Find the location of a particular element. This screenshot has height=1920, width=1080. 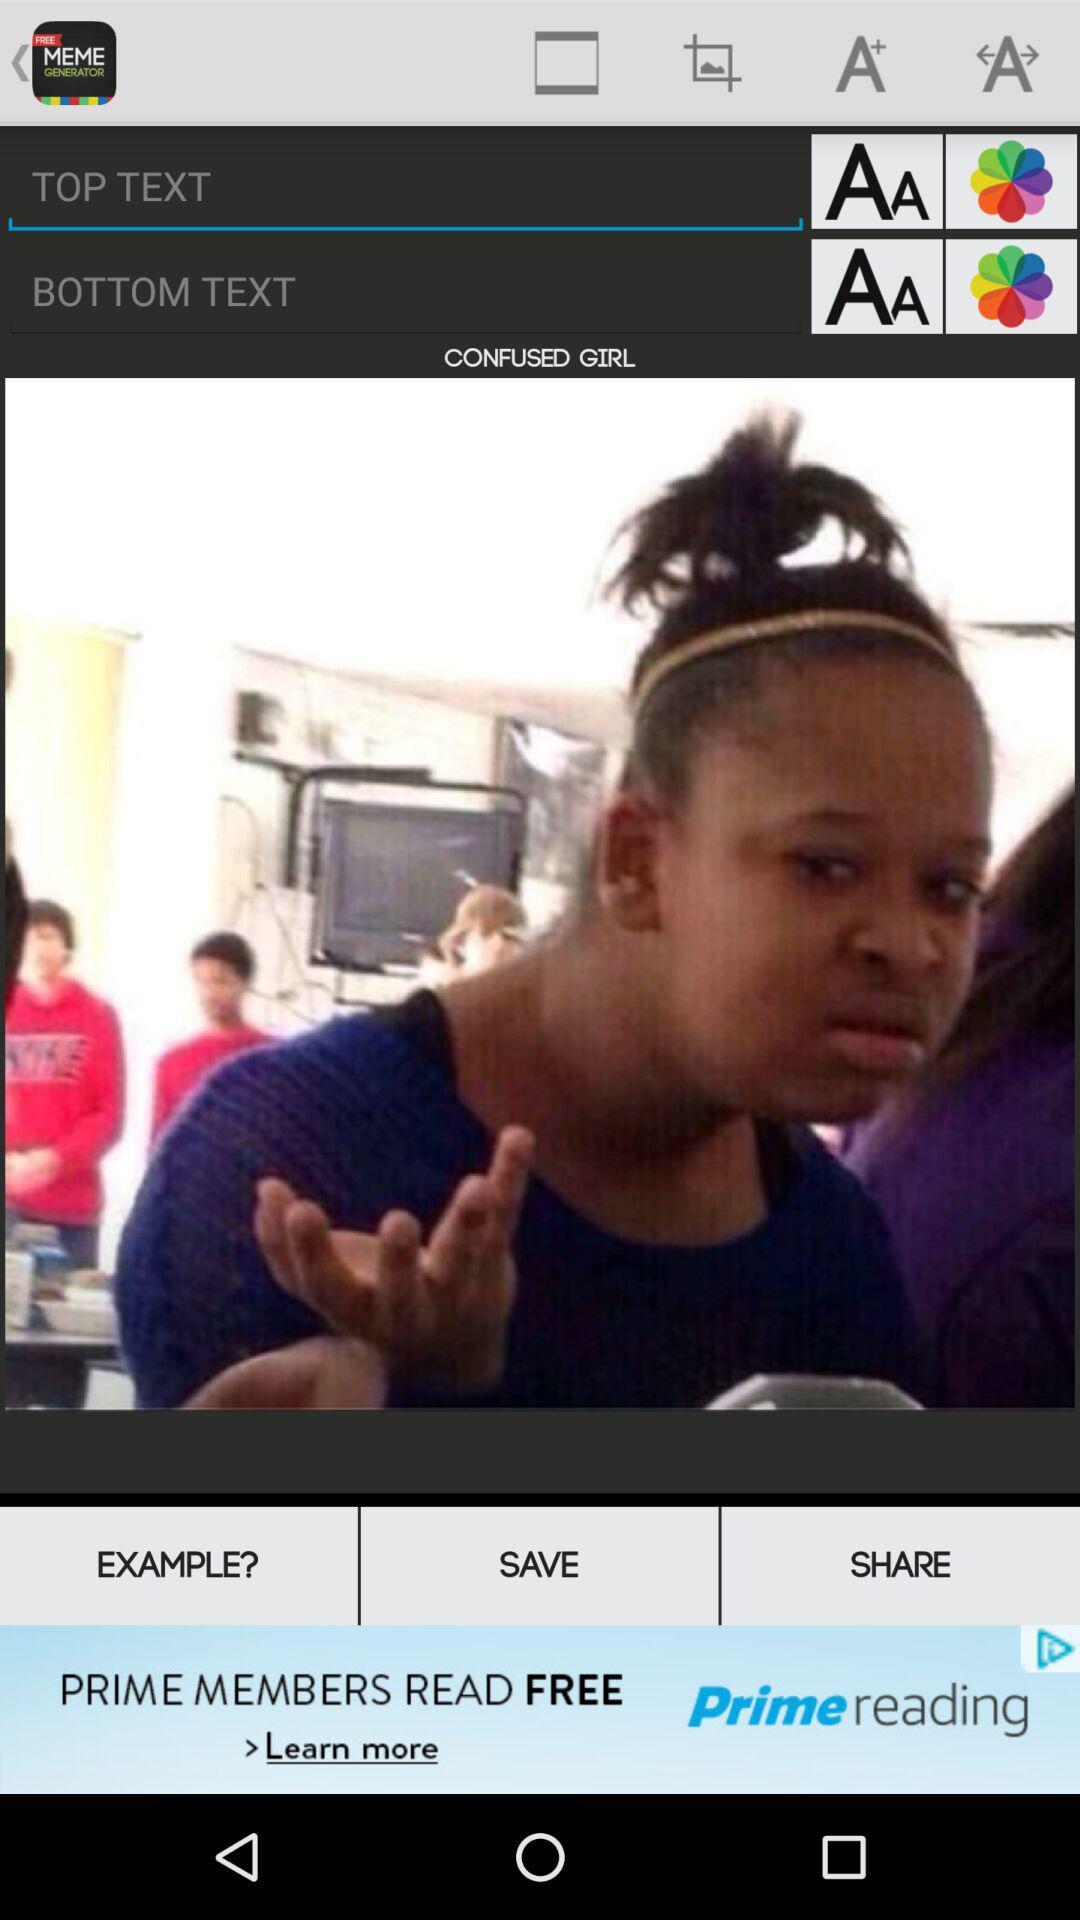

to write is located at coordinates (405, 290).